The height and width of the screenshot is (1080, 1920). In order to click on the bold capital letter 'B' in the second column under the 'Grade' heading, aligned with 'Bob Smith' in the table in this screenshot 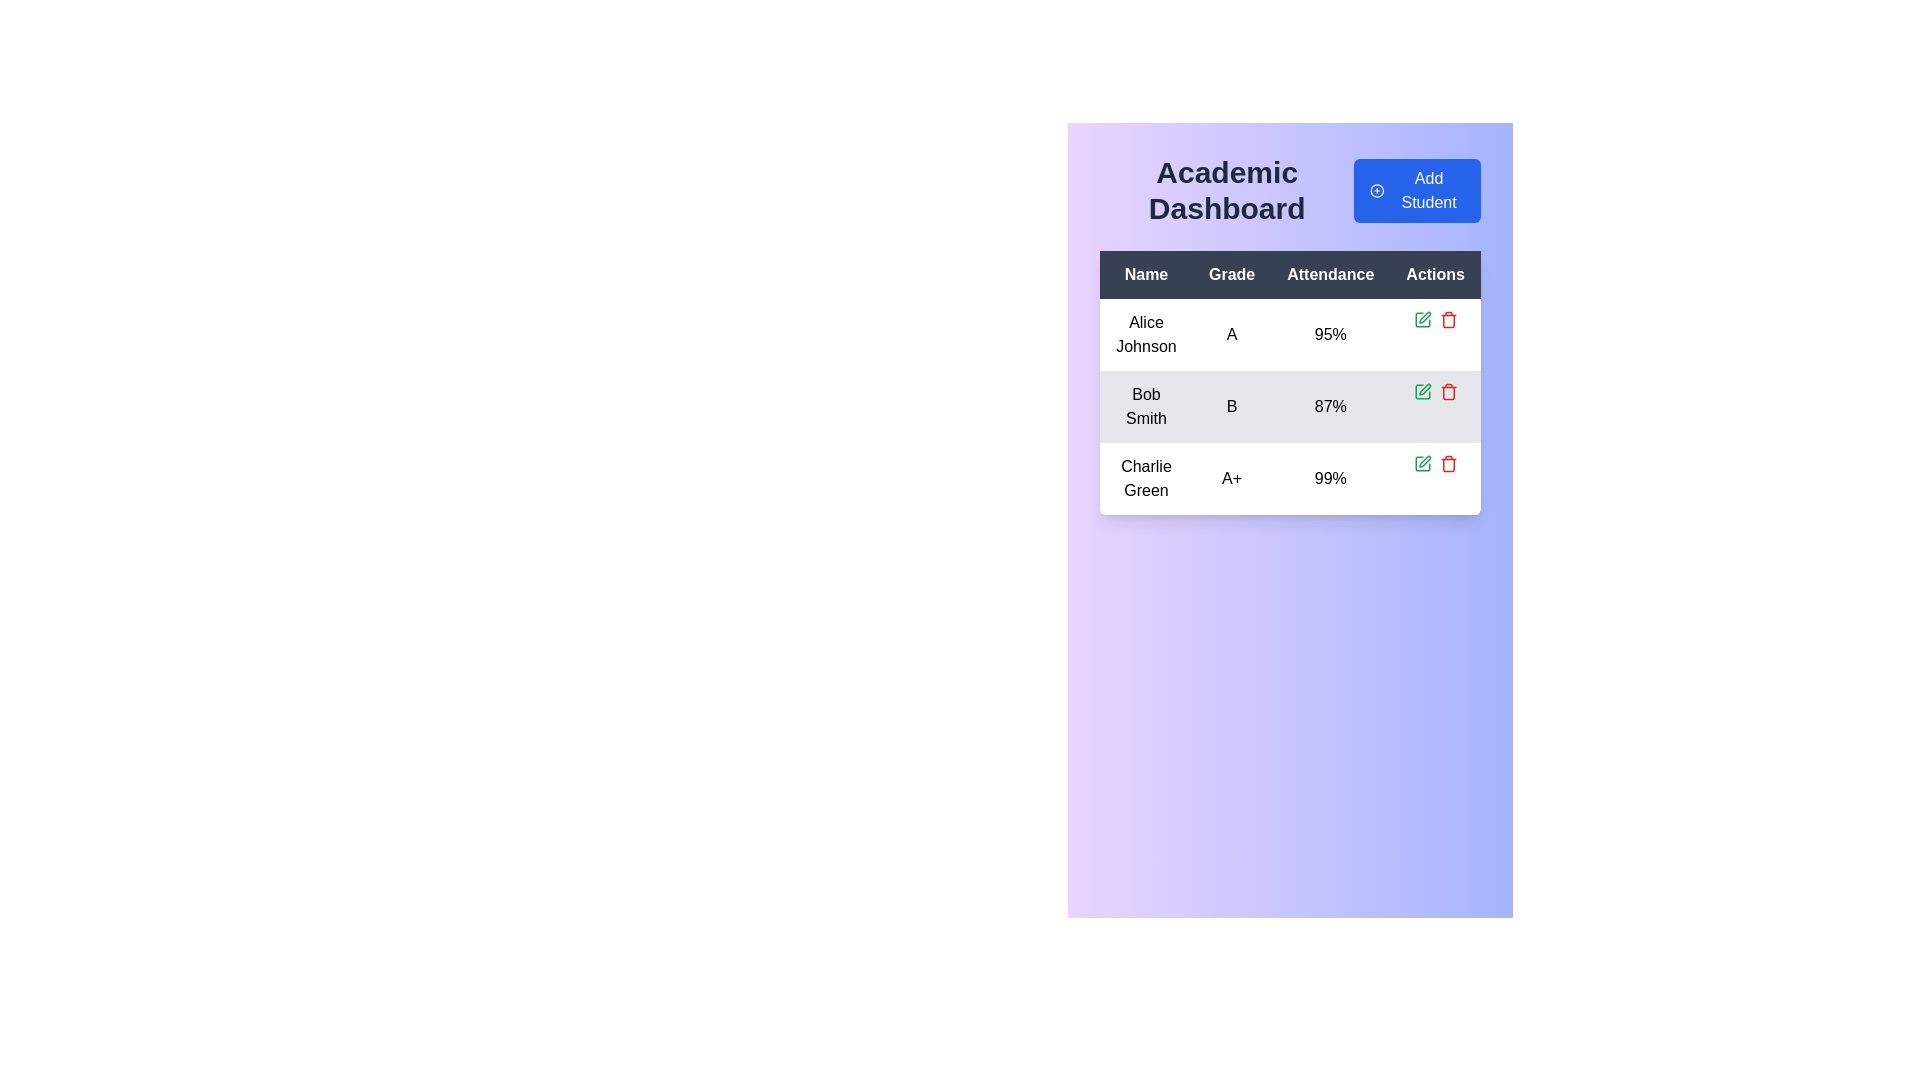, I will do `click(1231, 406)`.